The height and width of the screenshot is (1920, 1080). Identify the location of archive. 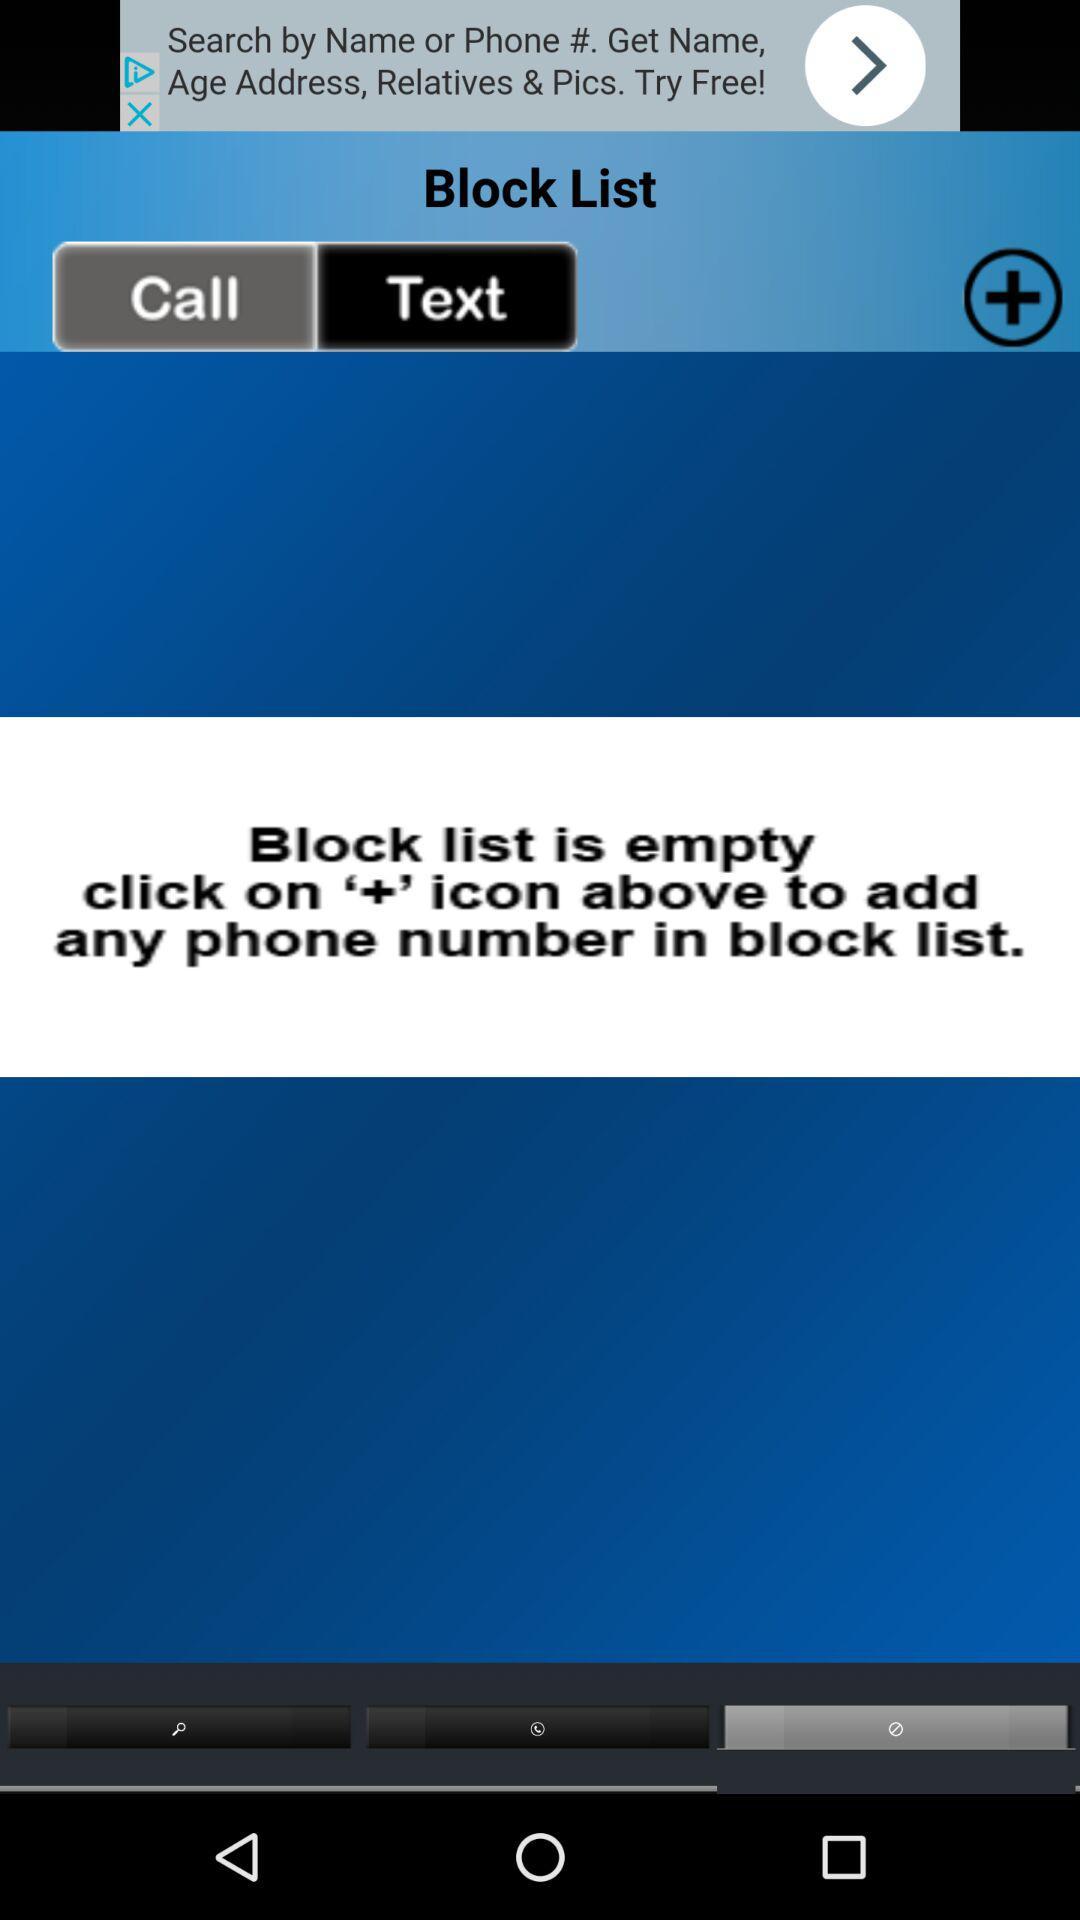
(1009, 295).